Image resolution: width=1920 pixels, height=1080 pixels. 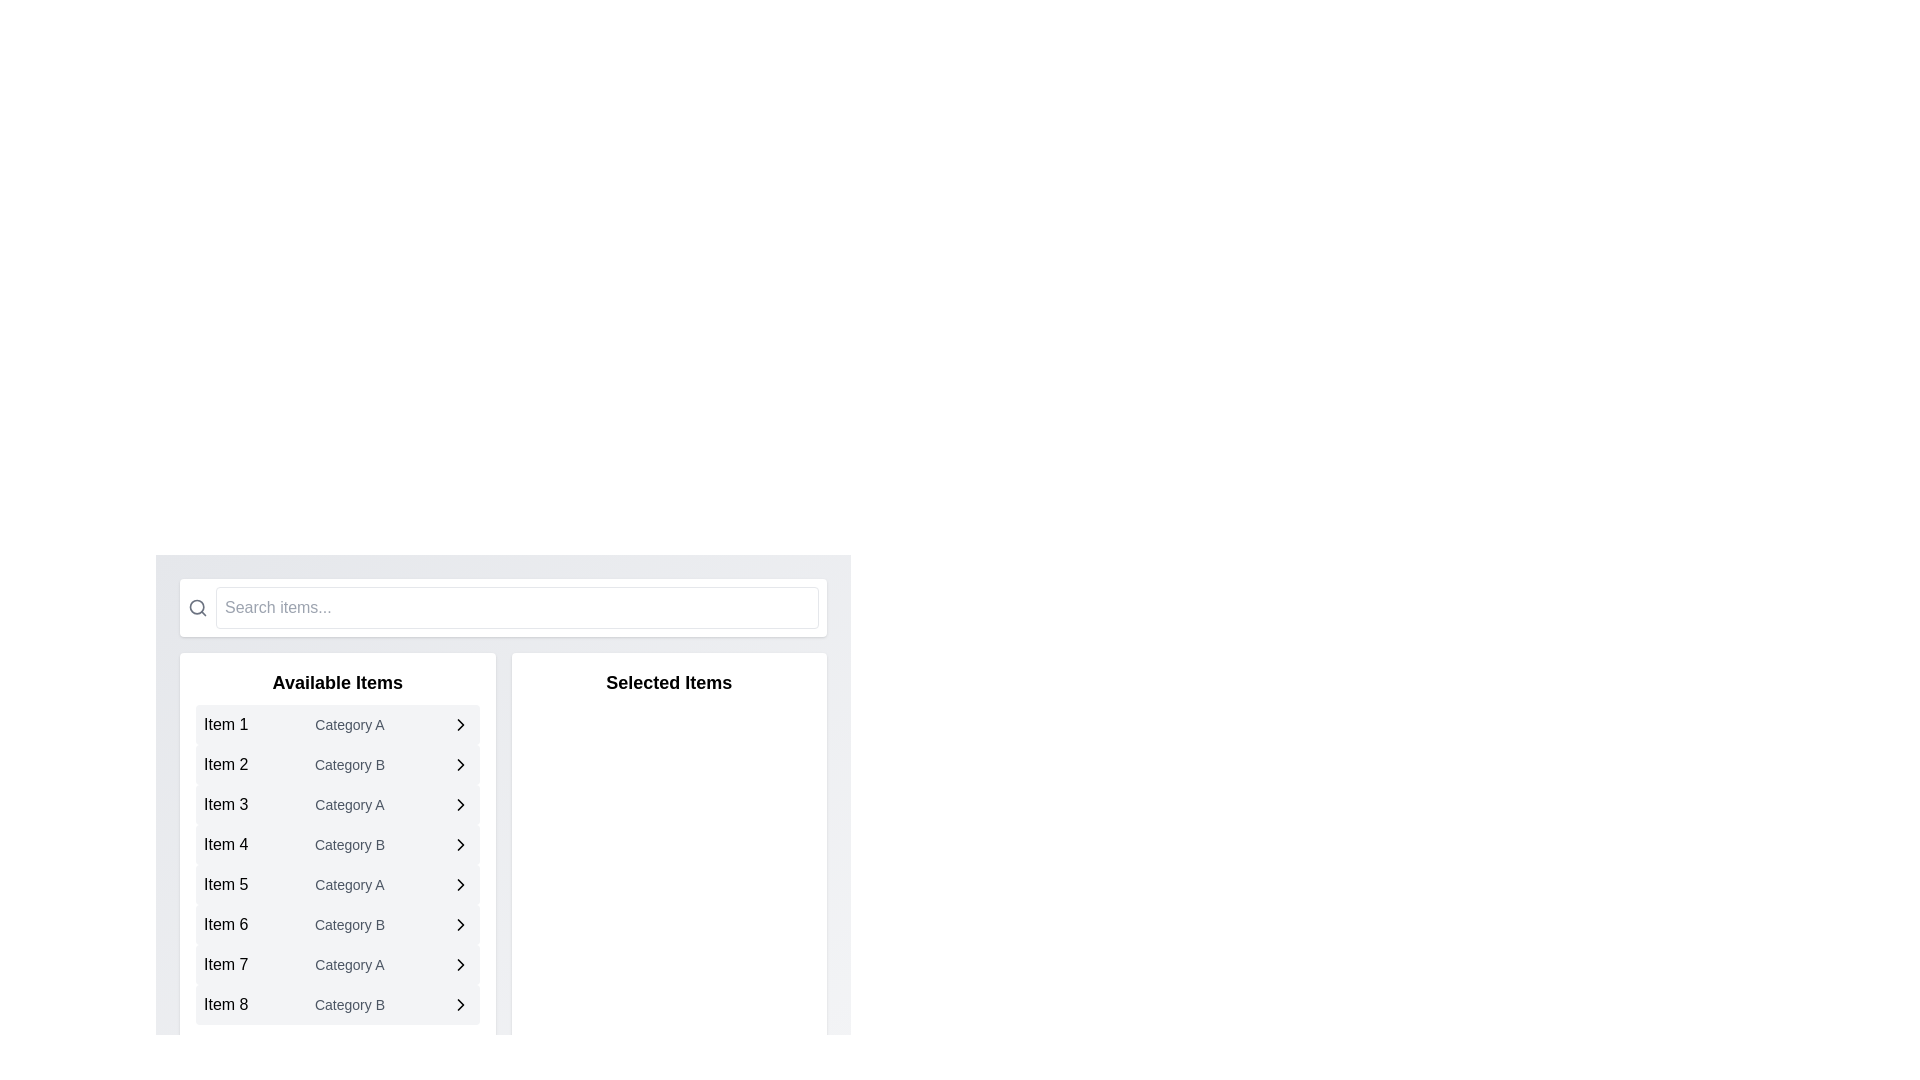 I want to click on the informational Text Label that describes 'Item 5', located directly below 'Item 5' and aligned to the right within the same row in the 'Available Items' list, so click(x=350, y=883).